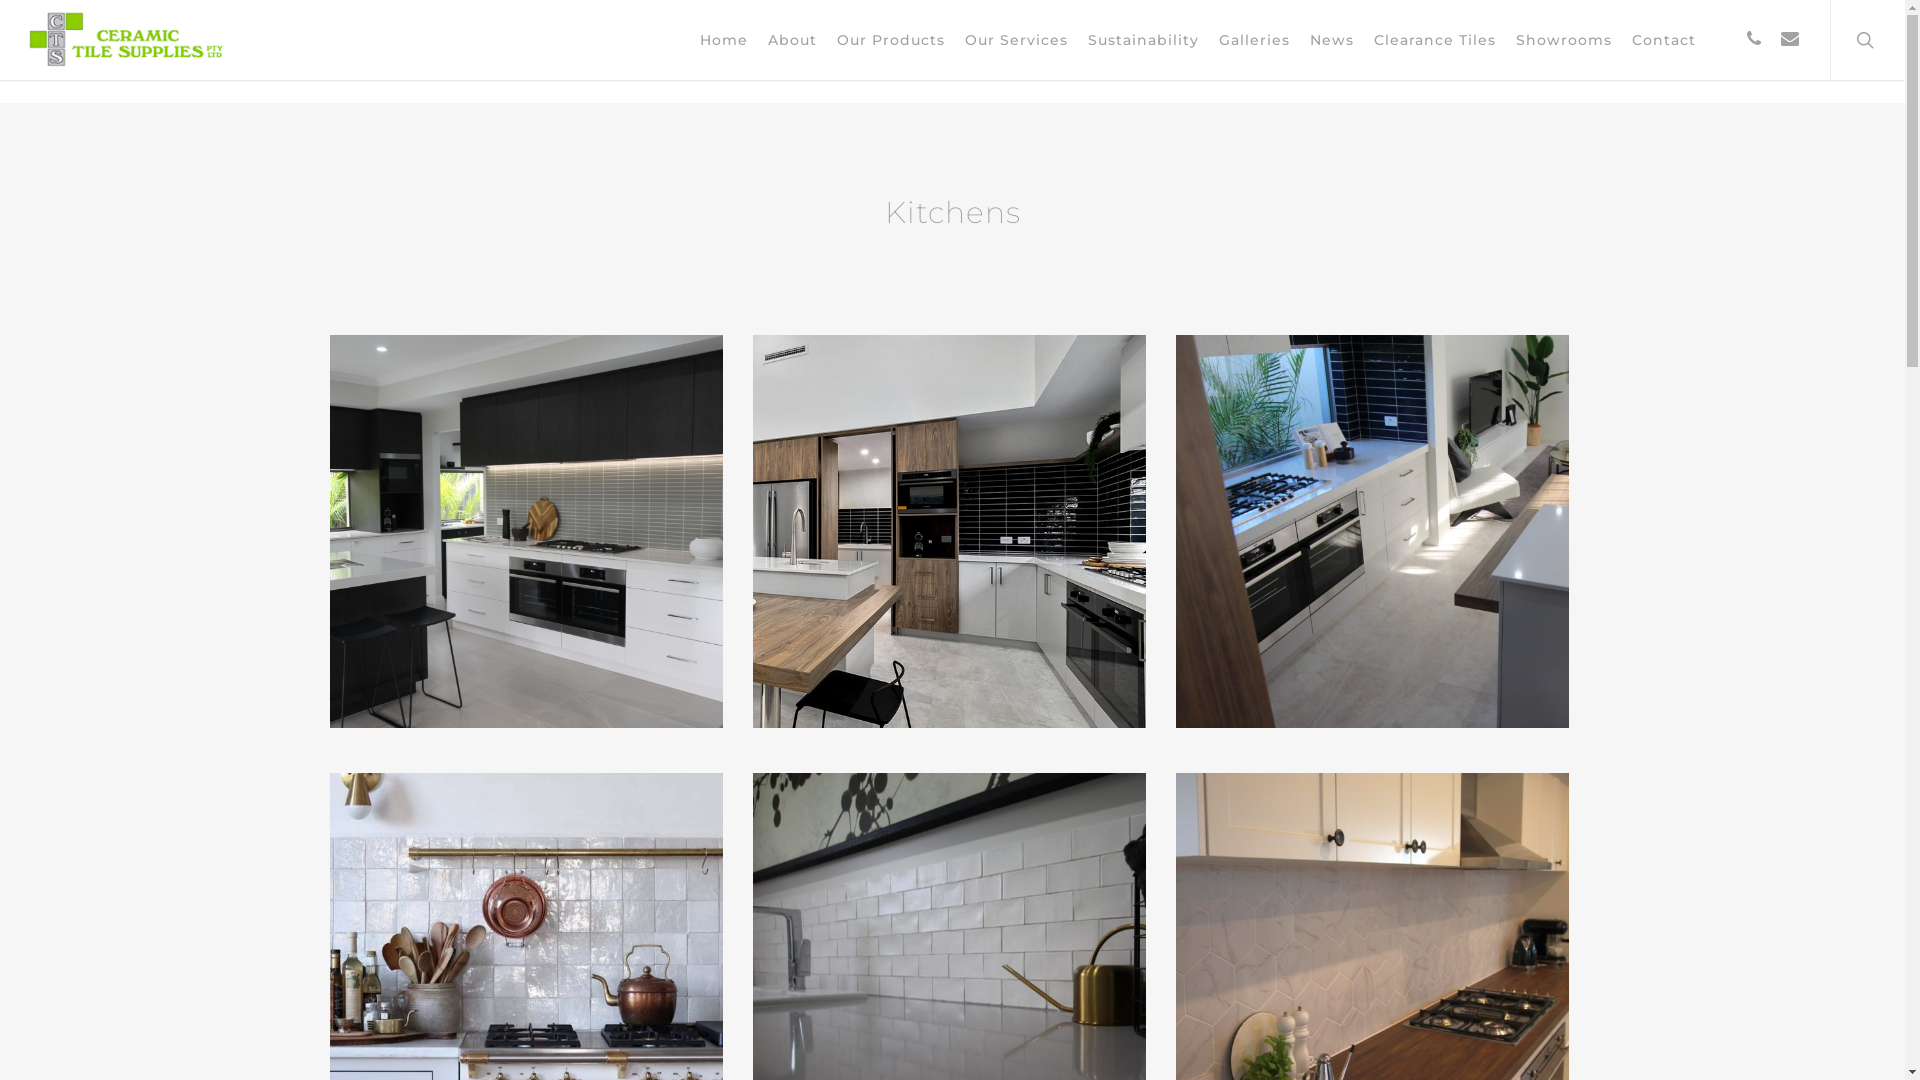  Describe the element at coordinates (1016, 39) in the screenshot. I see `'Our Services'` at that location.